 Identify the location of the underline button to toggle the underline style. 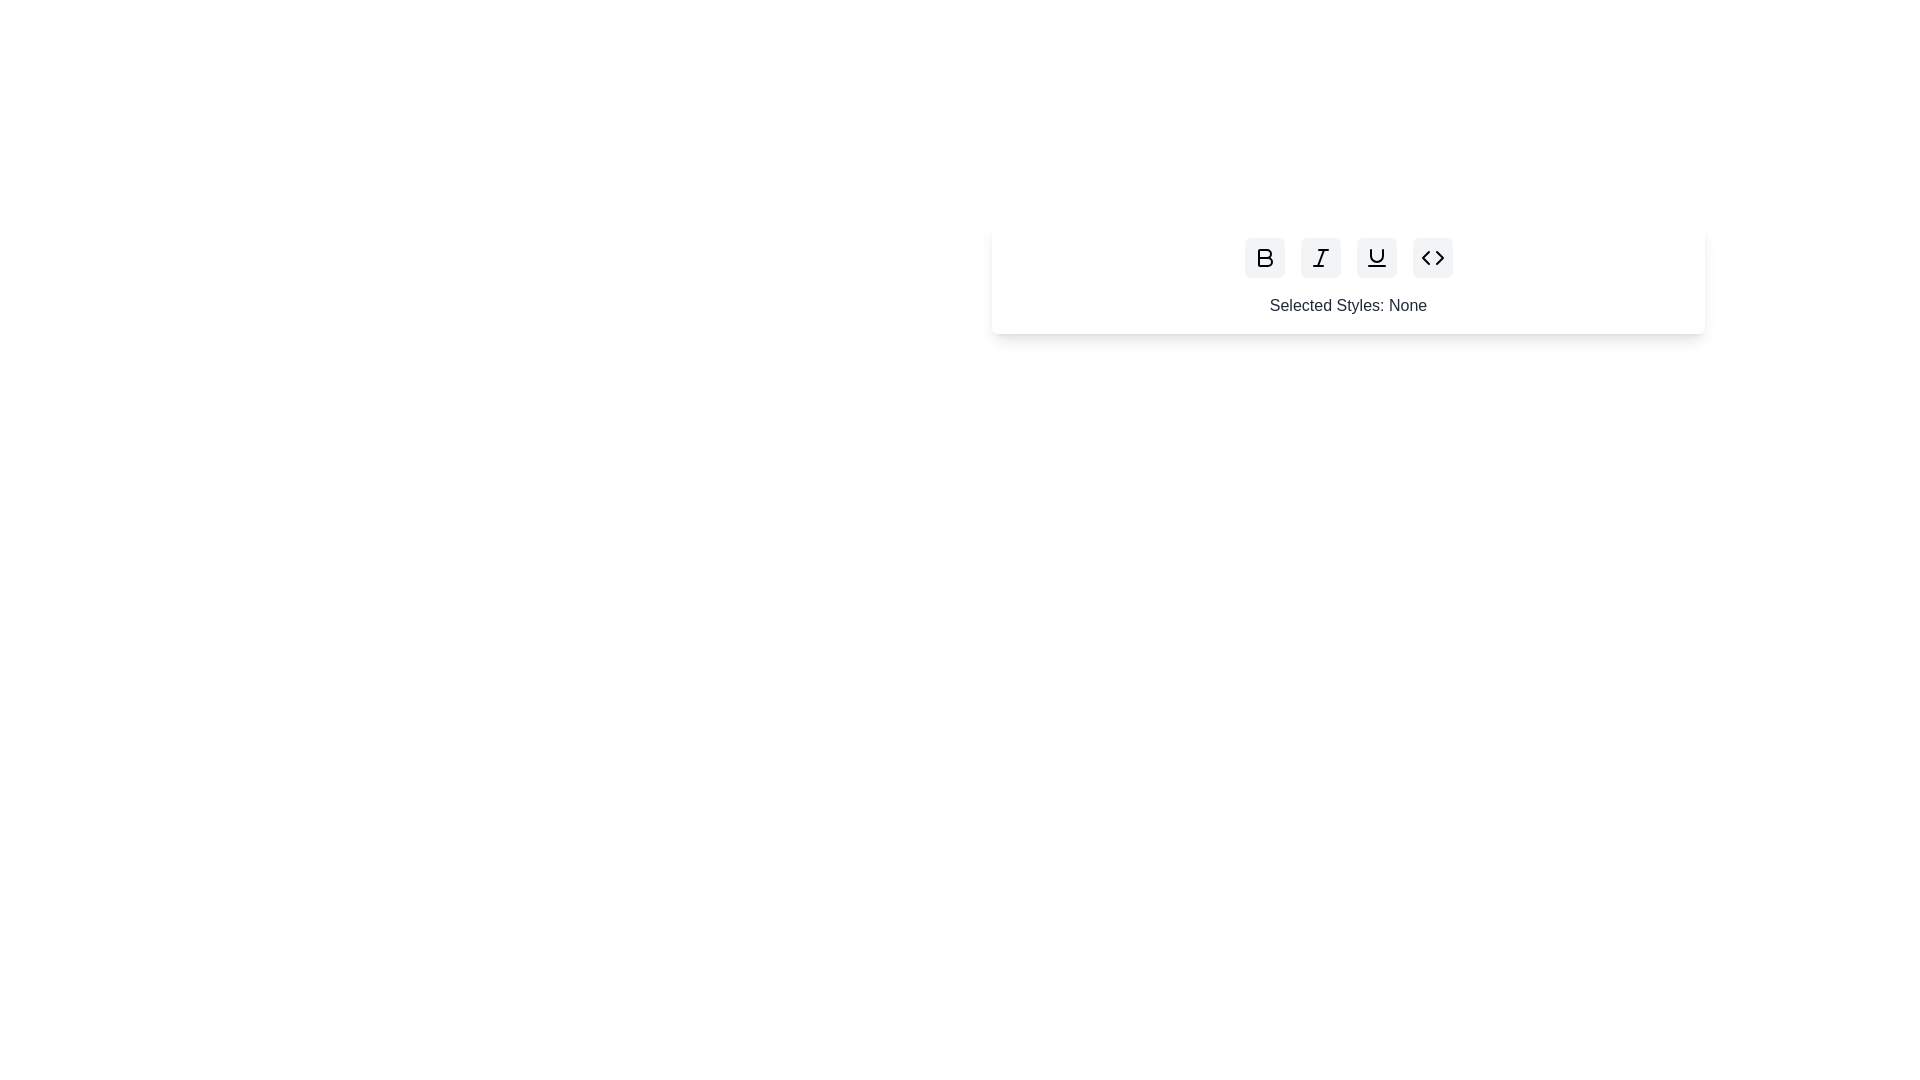
(1375, 257).